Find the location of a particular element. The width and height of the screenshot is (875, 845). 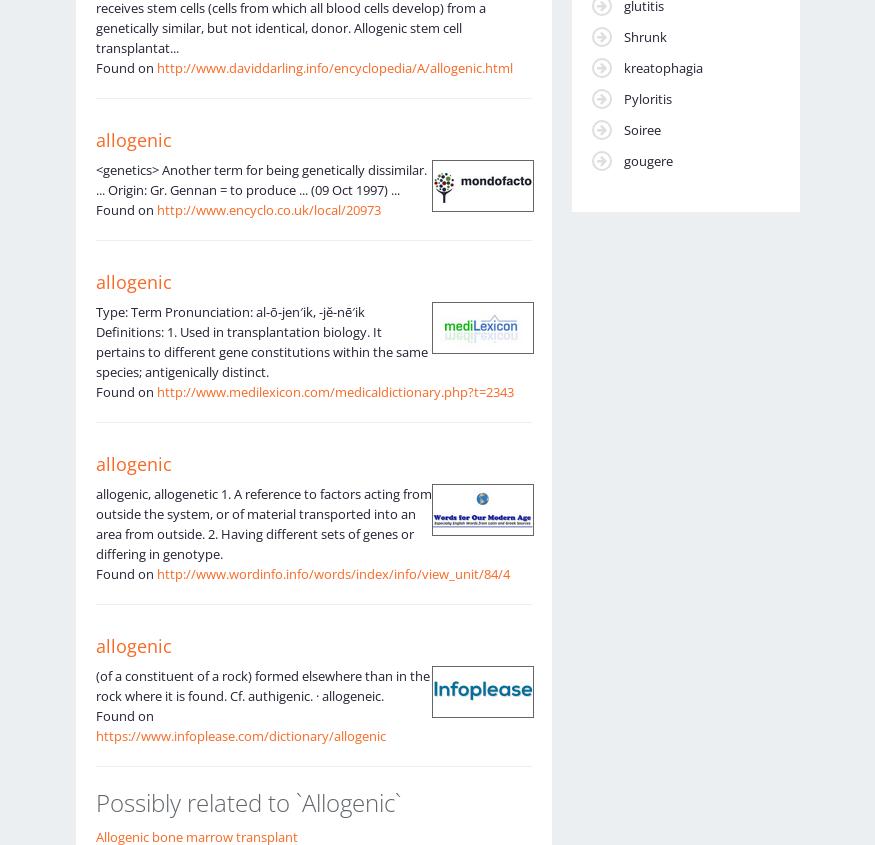

'http://www.wordinfo.info/words/index/info/view_unit/84/4' is located at coordinates (332, 571).